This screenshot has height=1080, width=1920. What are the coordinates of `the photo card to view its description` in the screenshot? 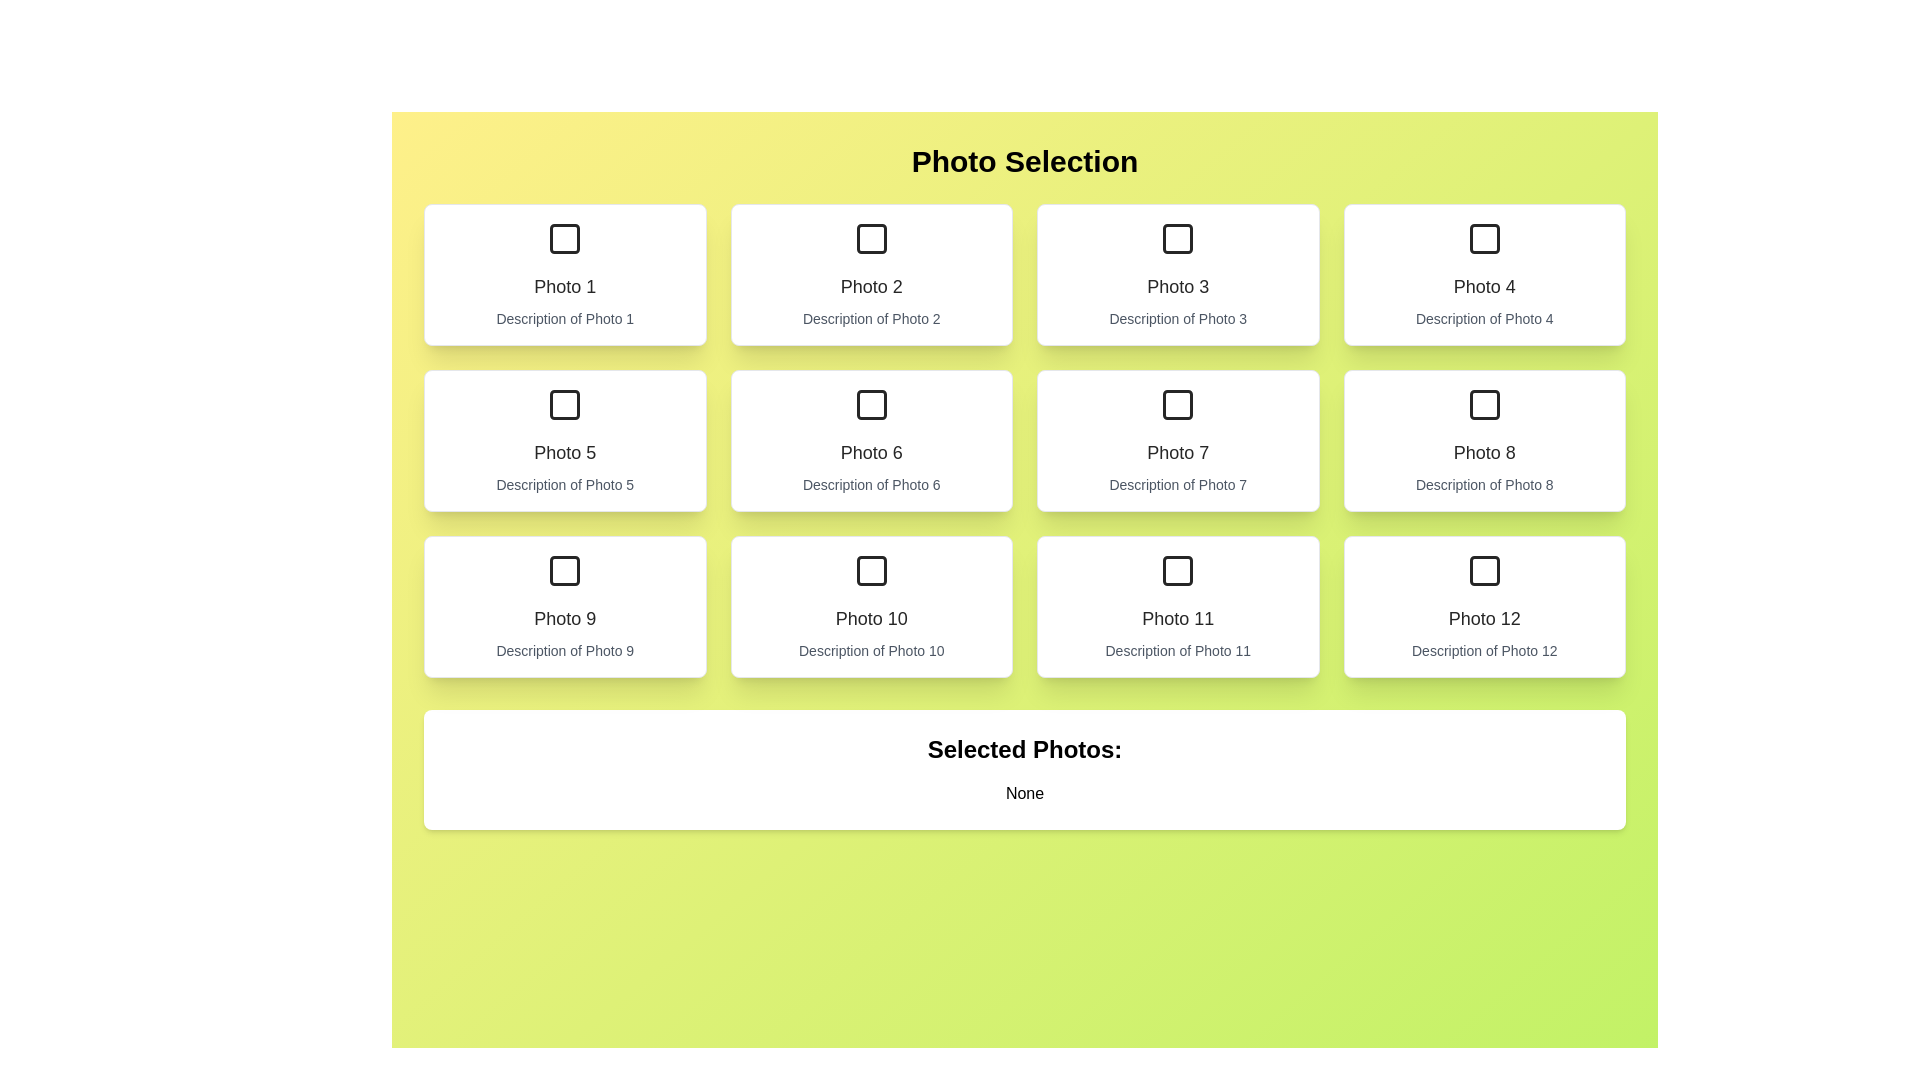 It's located at (564, 274).